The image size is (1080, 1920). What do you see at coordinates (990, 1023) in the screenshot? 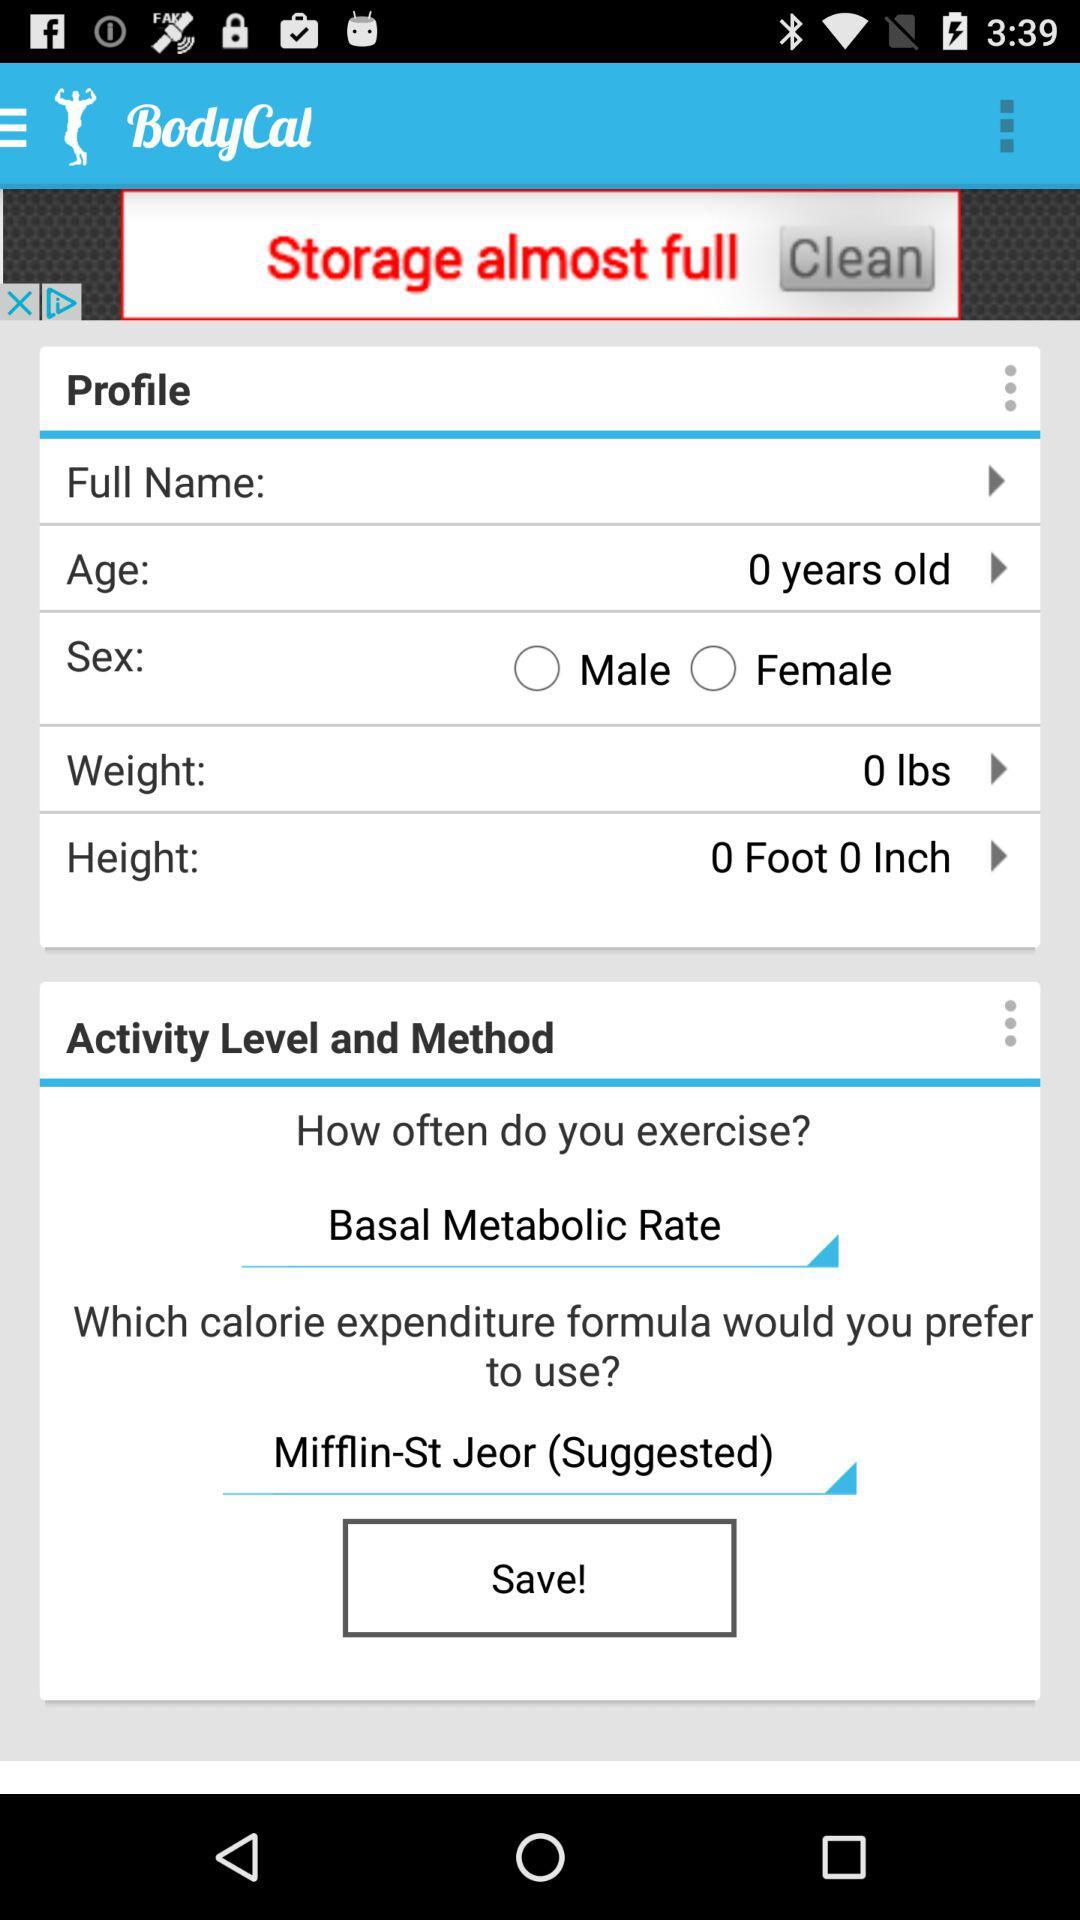
I see `more options button` at bounding box center [990, 1023].